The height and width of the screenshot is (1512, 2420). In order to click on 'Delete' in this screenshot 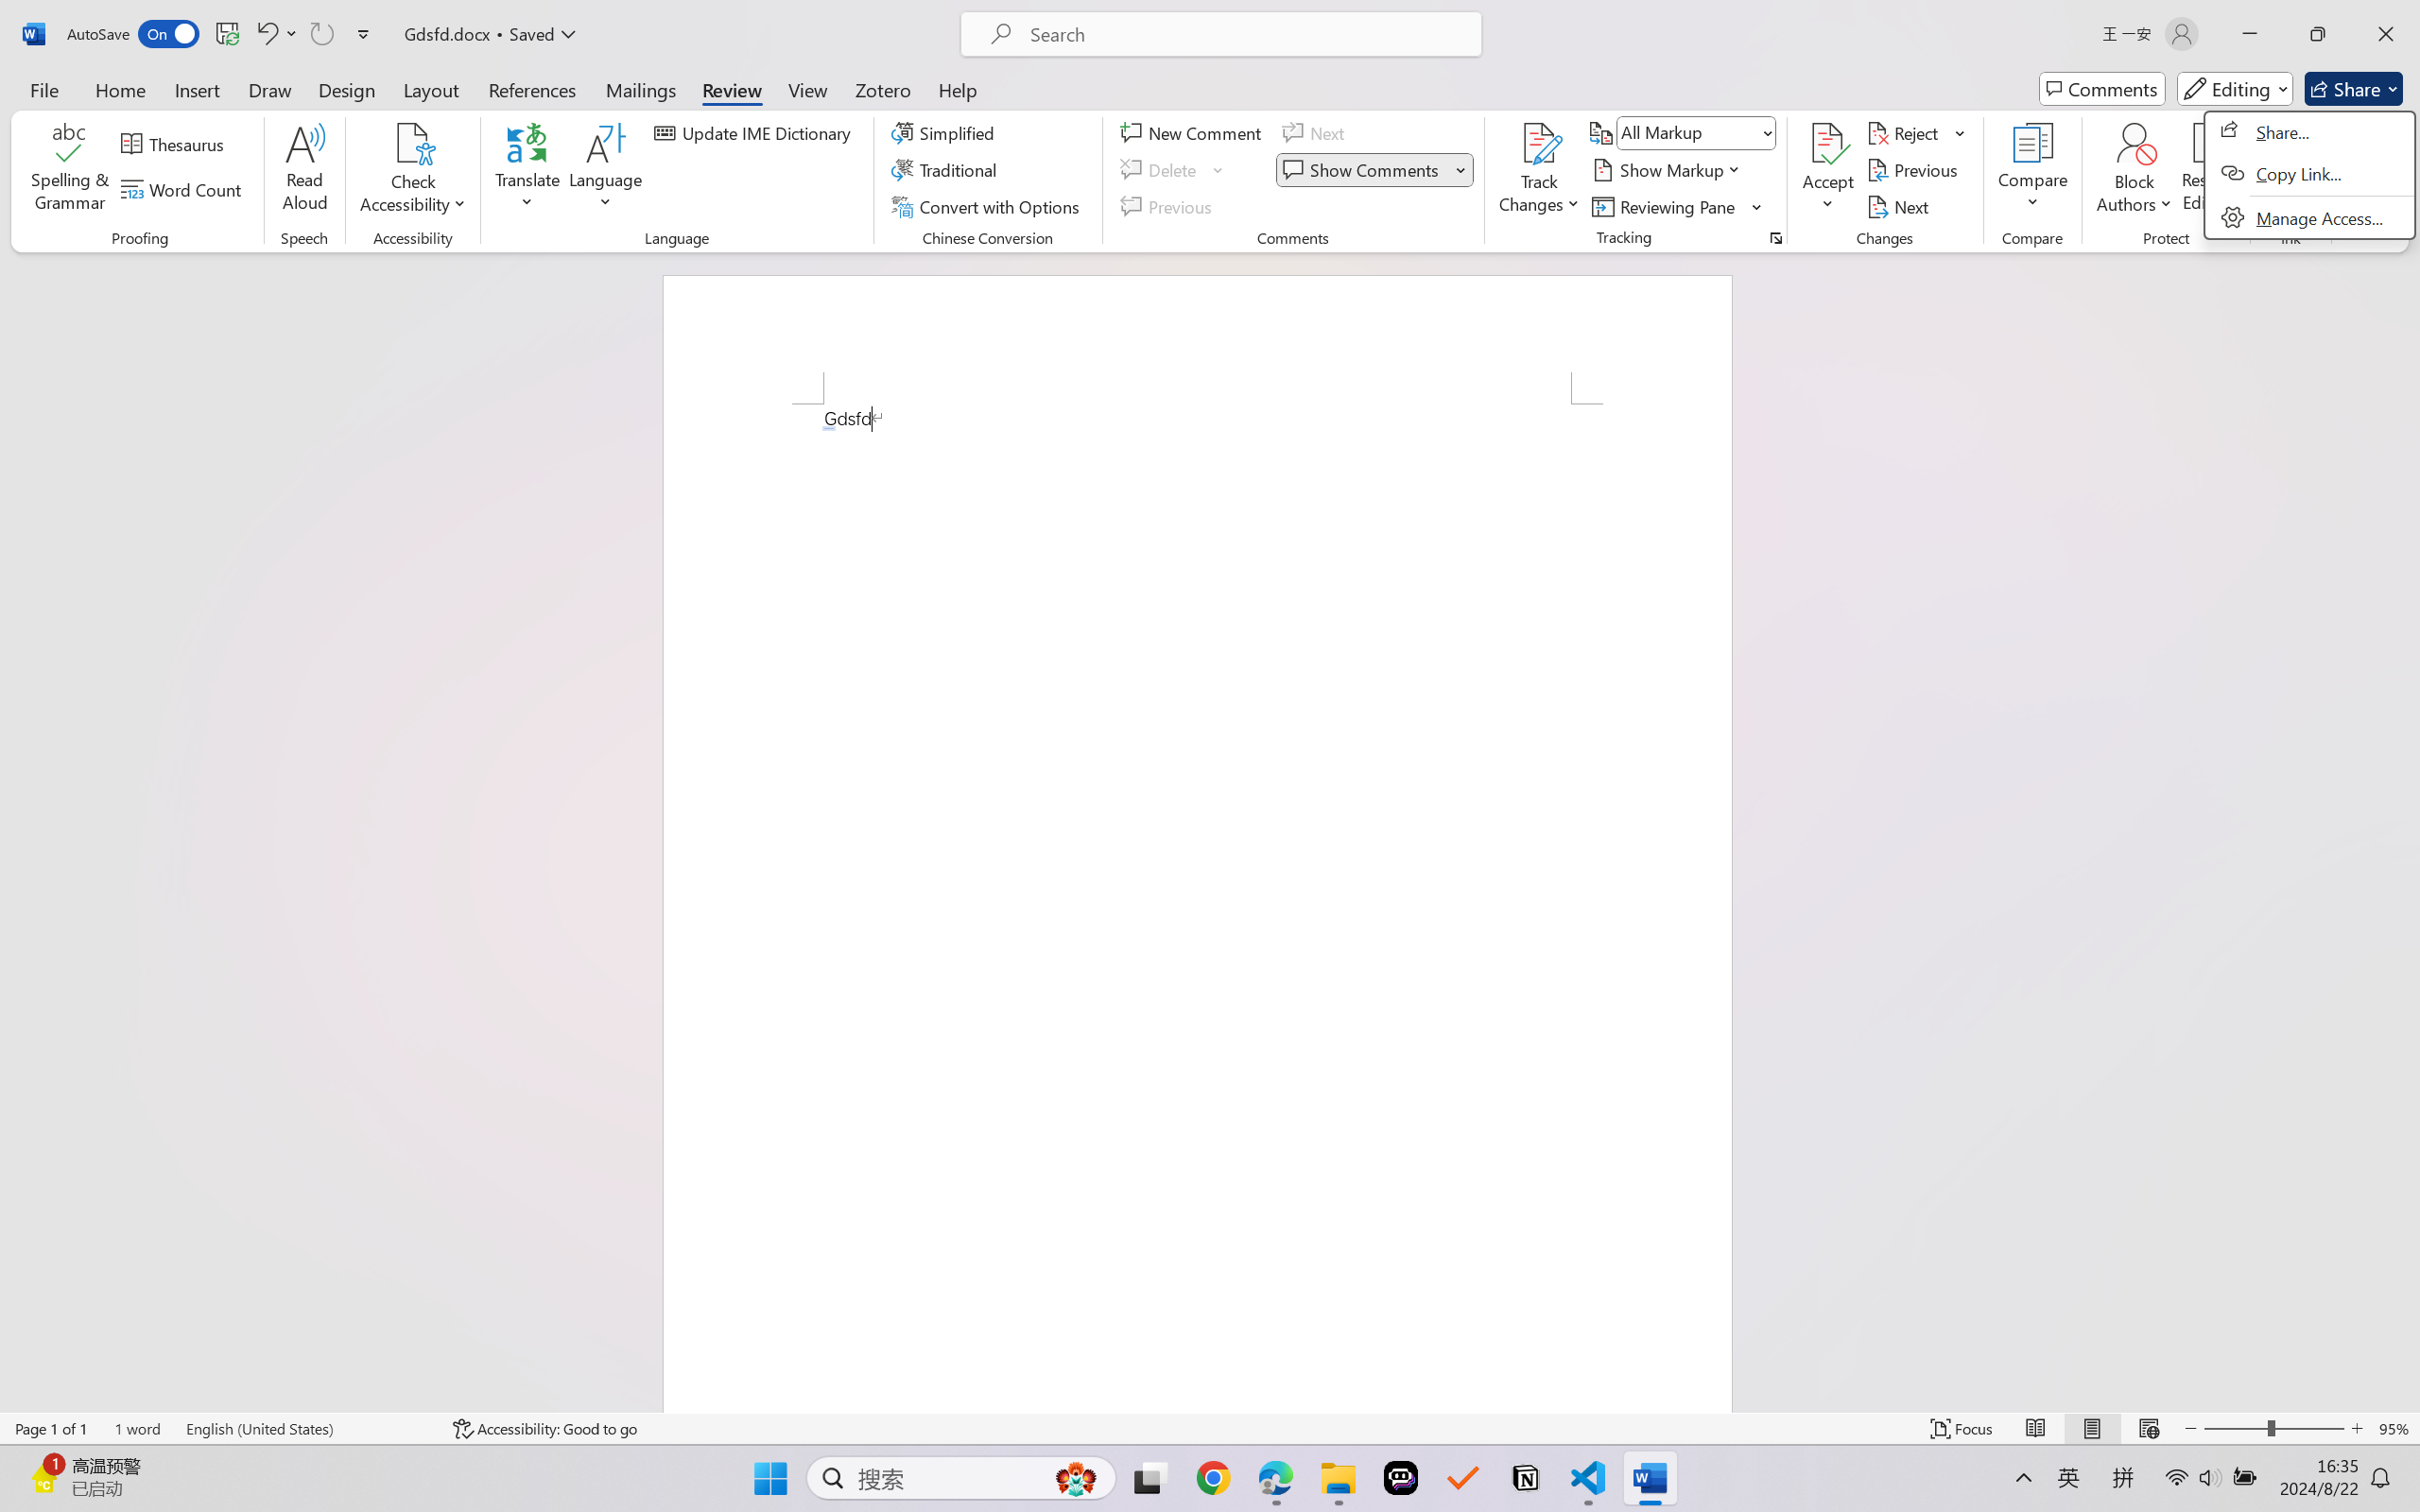, I will do `click(1173, 170)`.